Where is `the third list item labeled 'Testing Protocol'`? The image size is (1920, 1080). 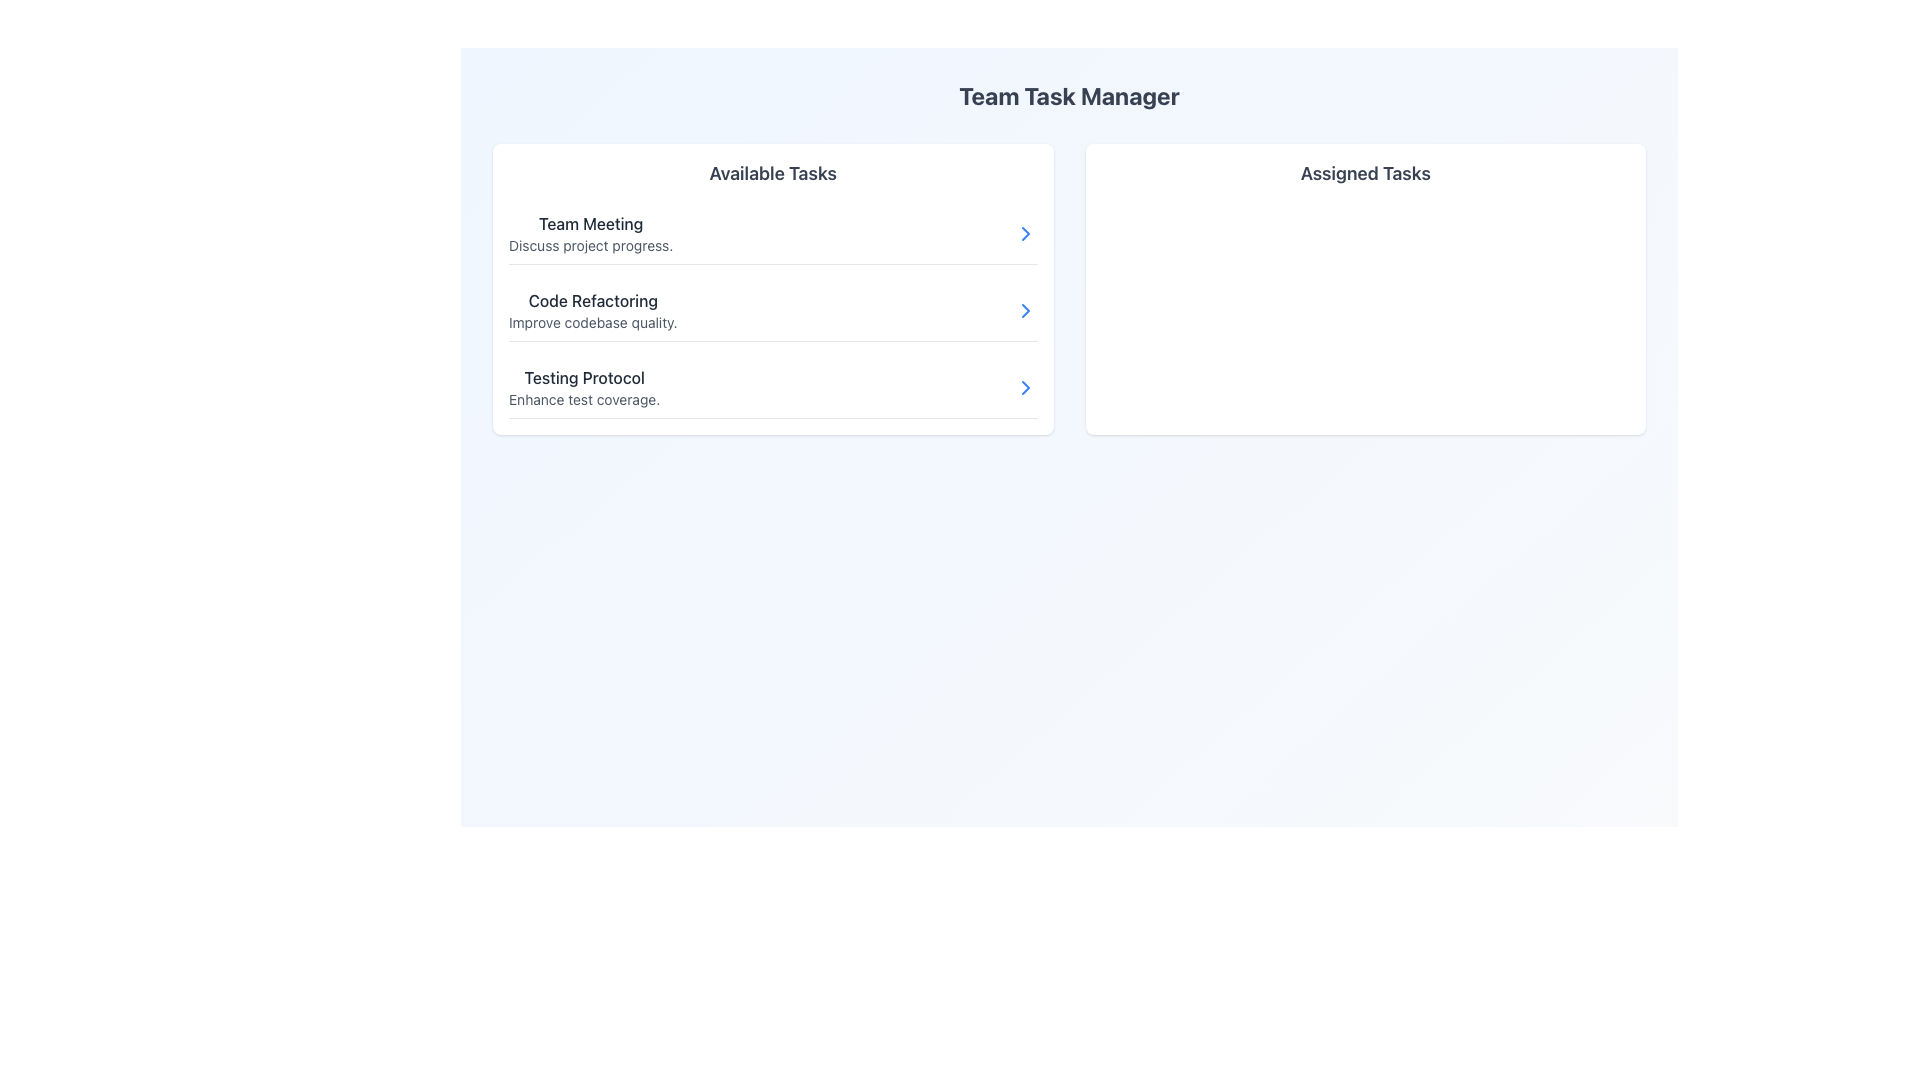
the third list item labeled 'Testing Protocol' is located at coordinates (772, 388).